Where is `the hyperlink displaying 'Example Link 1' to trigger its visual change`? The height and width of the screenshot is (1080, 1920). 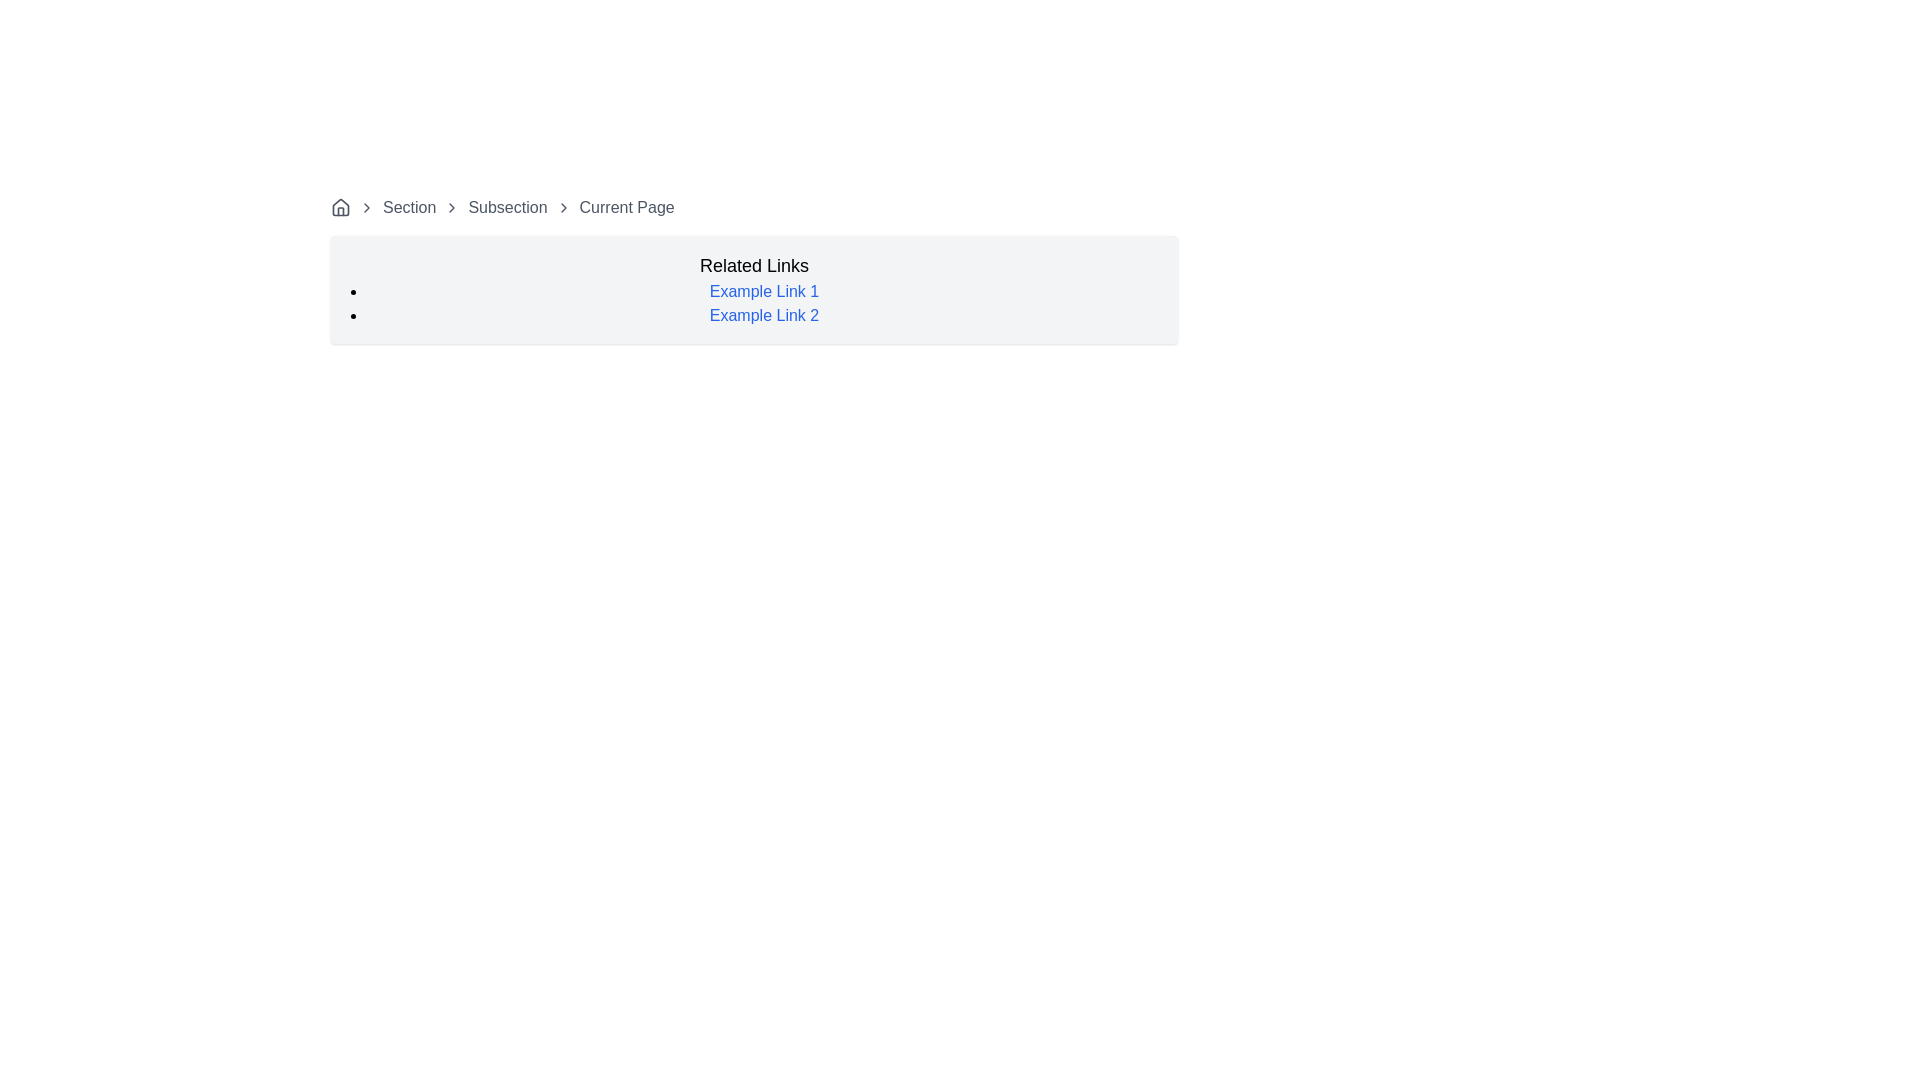 the hyperlink displaying 'Example Link 1' to trigger its visual change is located at coordinates (763, 292).